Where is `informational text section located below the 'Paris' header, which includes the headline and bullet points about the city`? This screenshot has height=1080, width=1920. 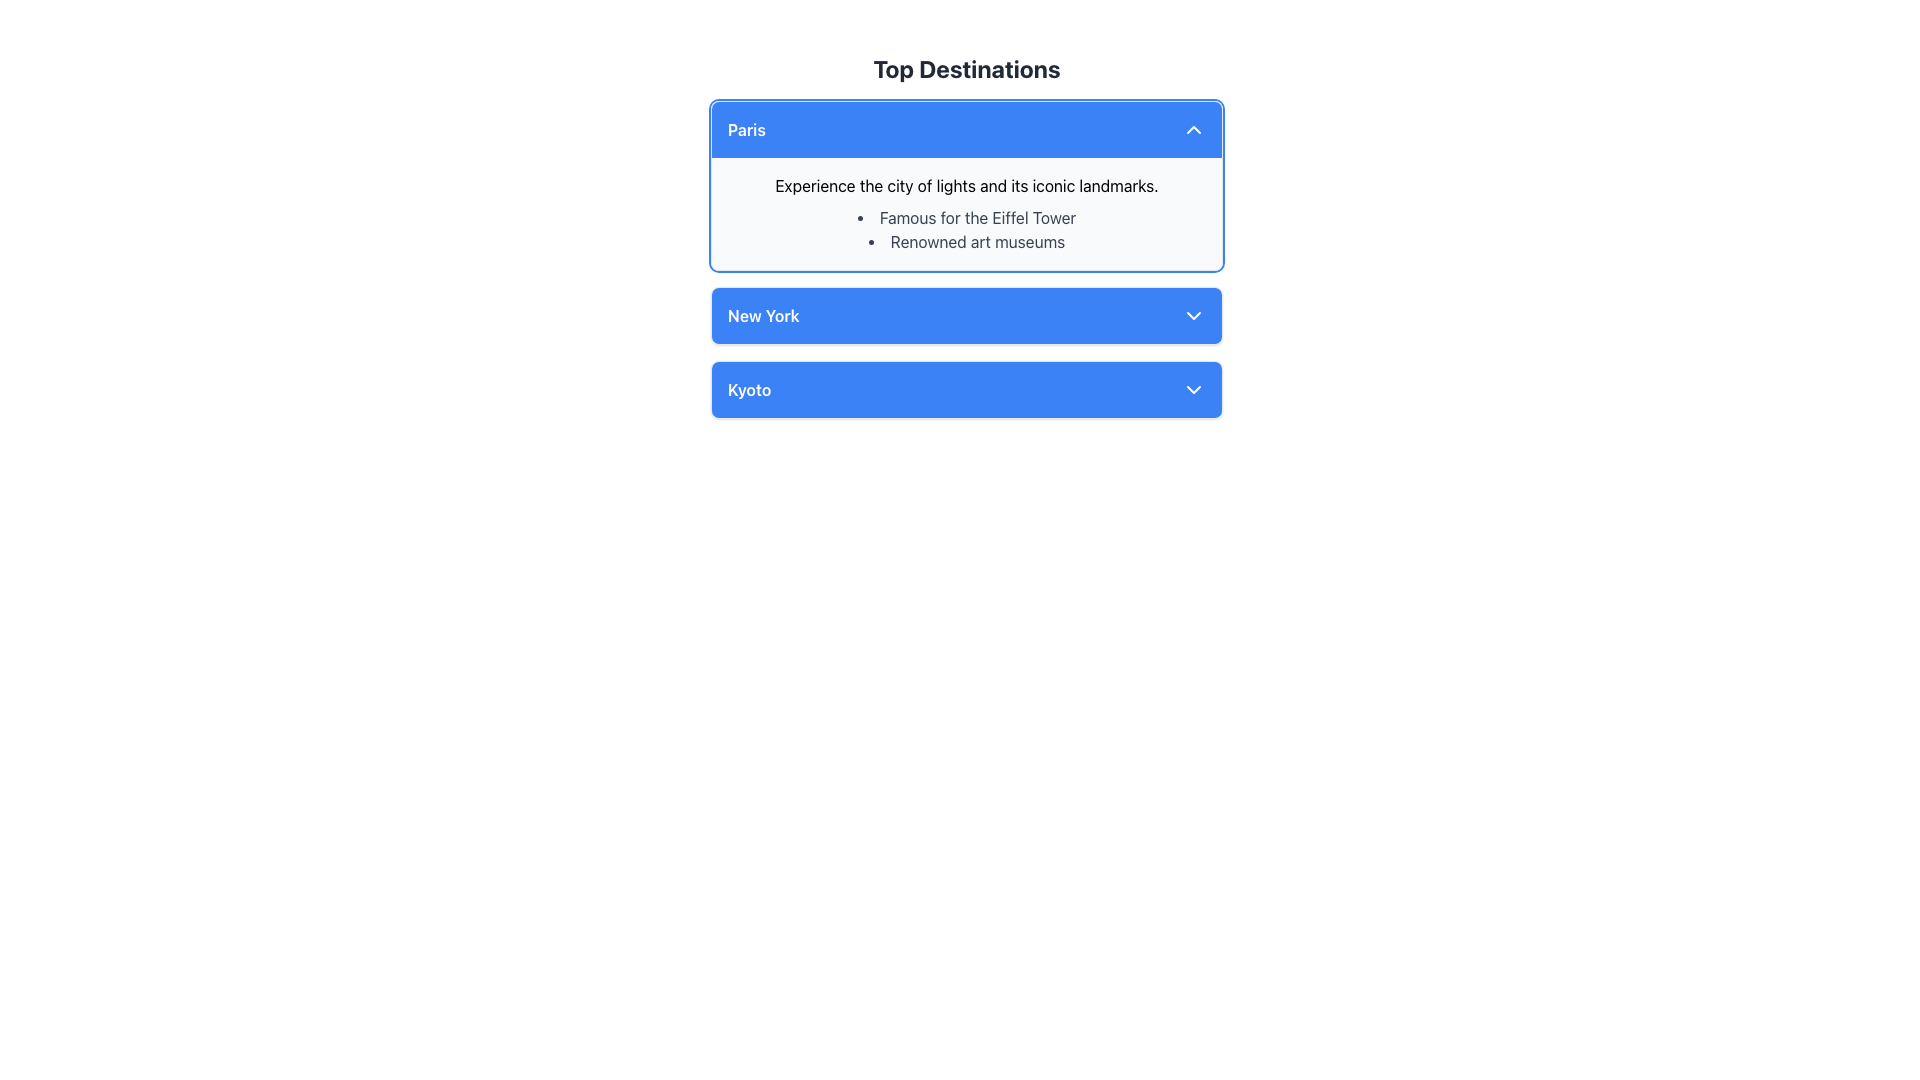 informational text section located below the 'Paris' header, which includes the headline and bullet points about the city is located at coordinates (966, 213).